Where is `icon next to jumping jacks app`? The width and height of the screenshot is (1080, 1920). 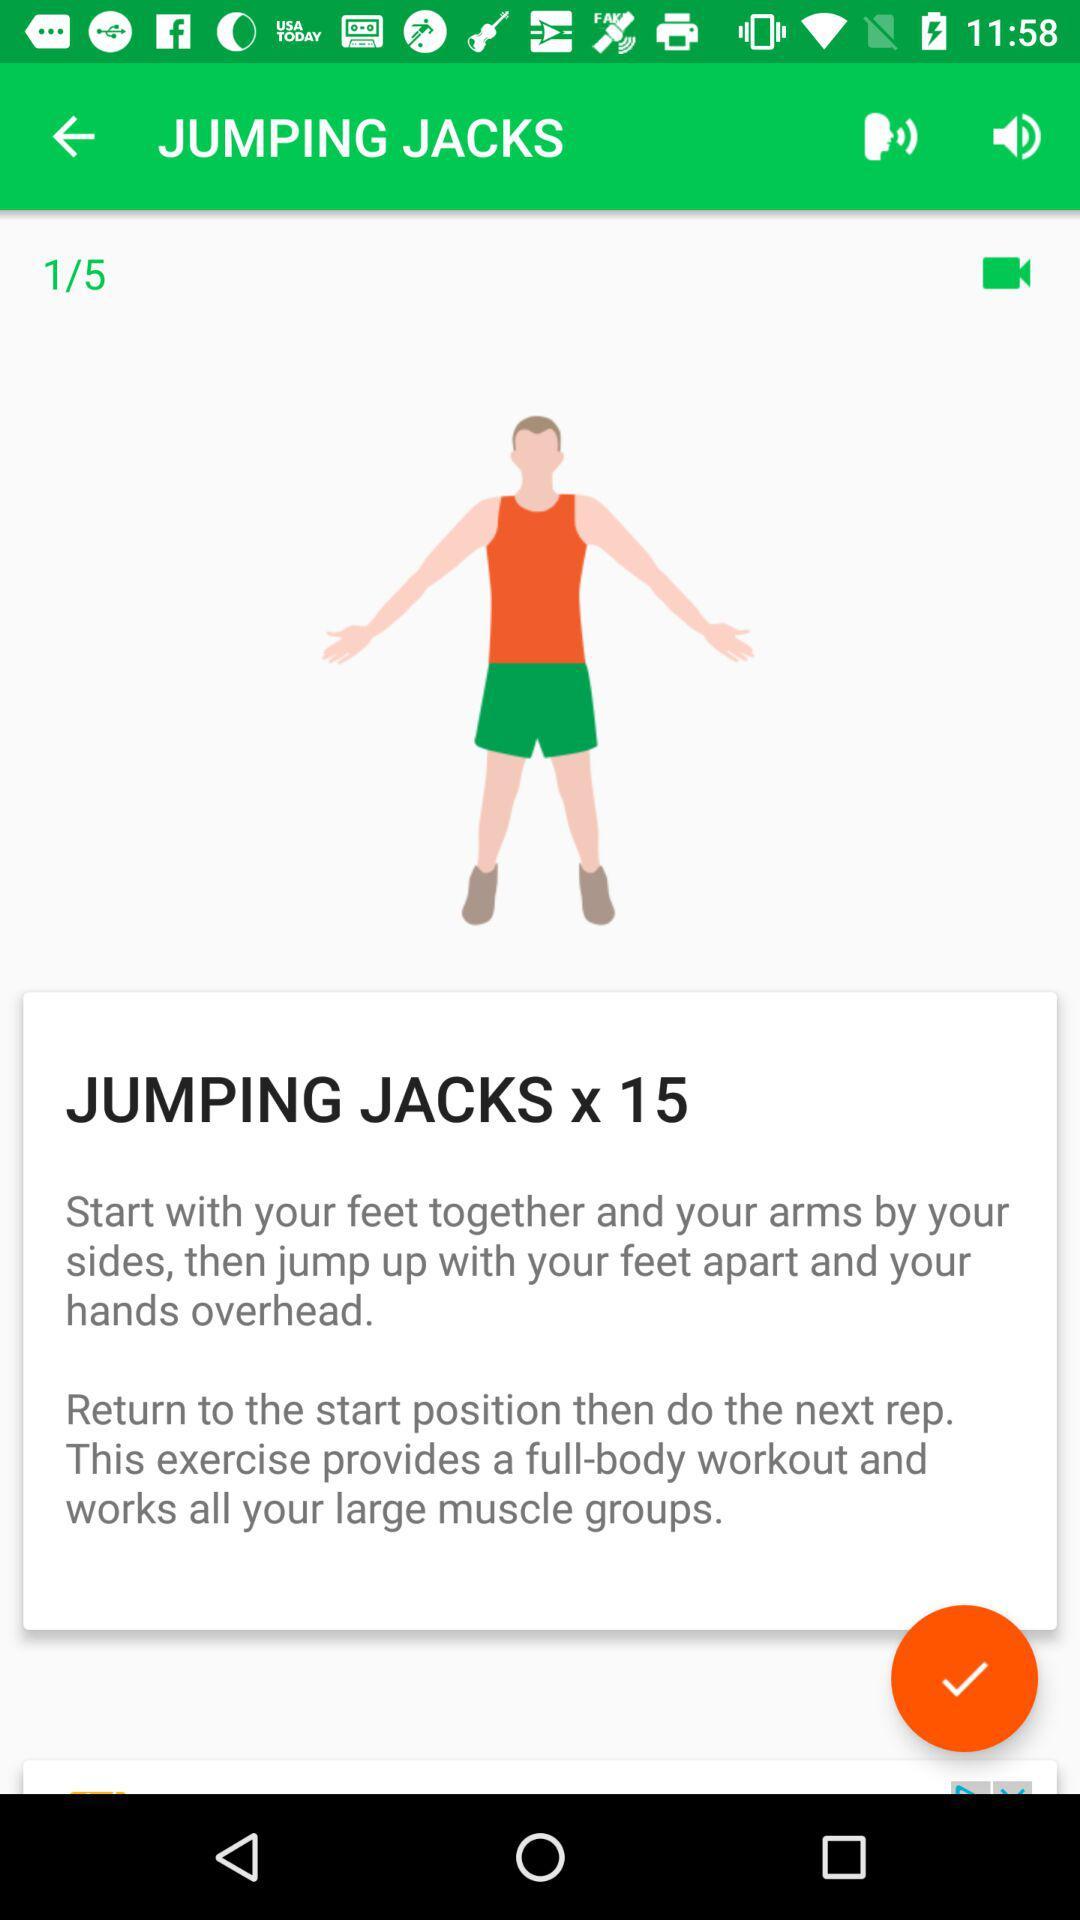 icon next to jumping jacks app is located at coordinates (72, 135).